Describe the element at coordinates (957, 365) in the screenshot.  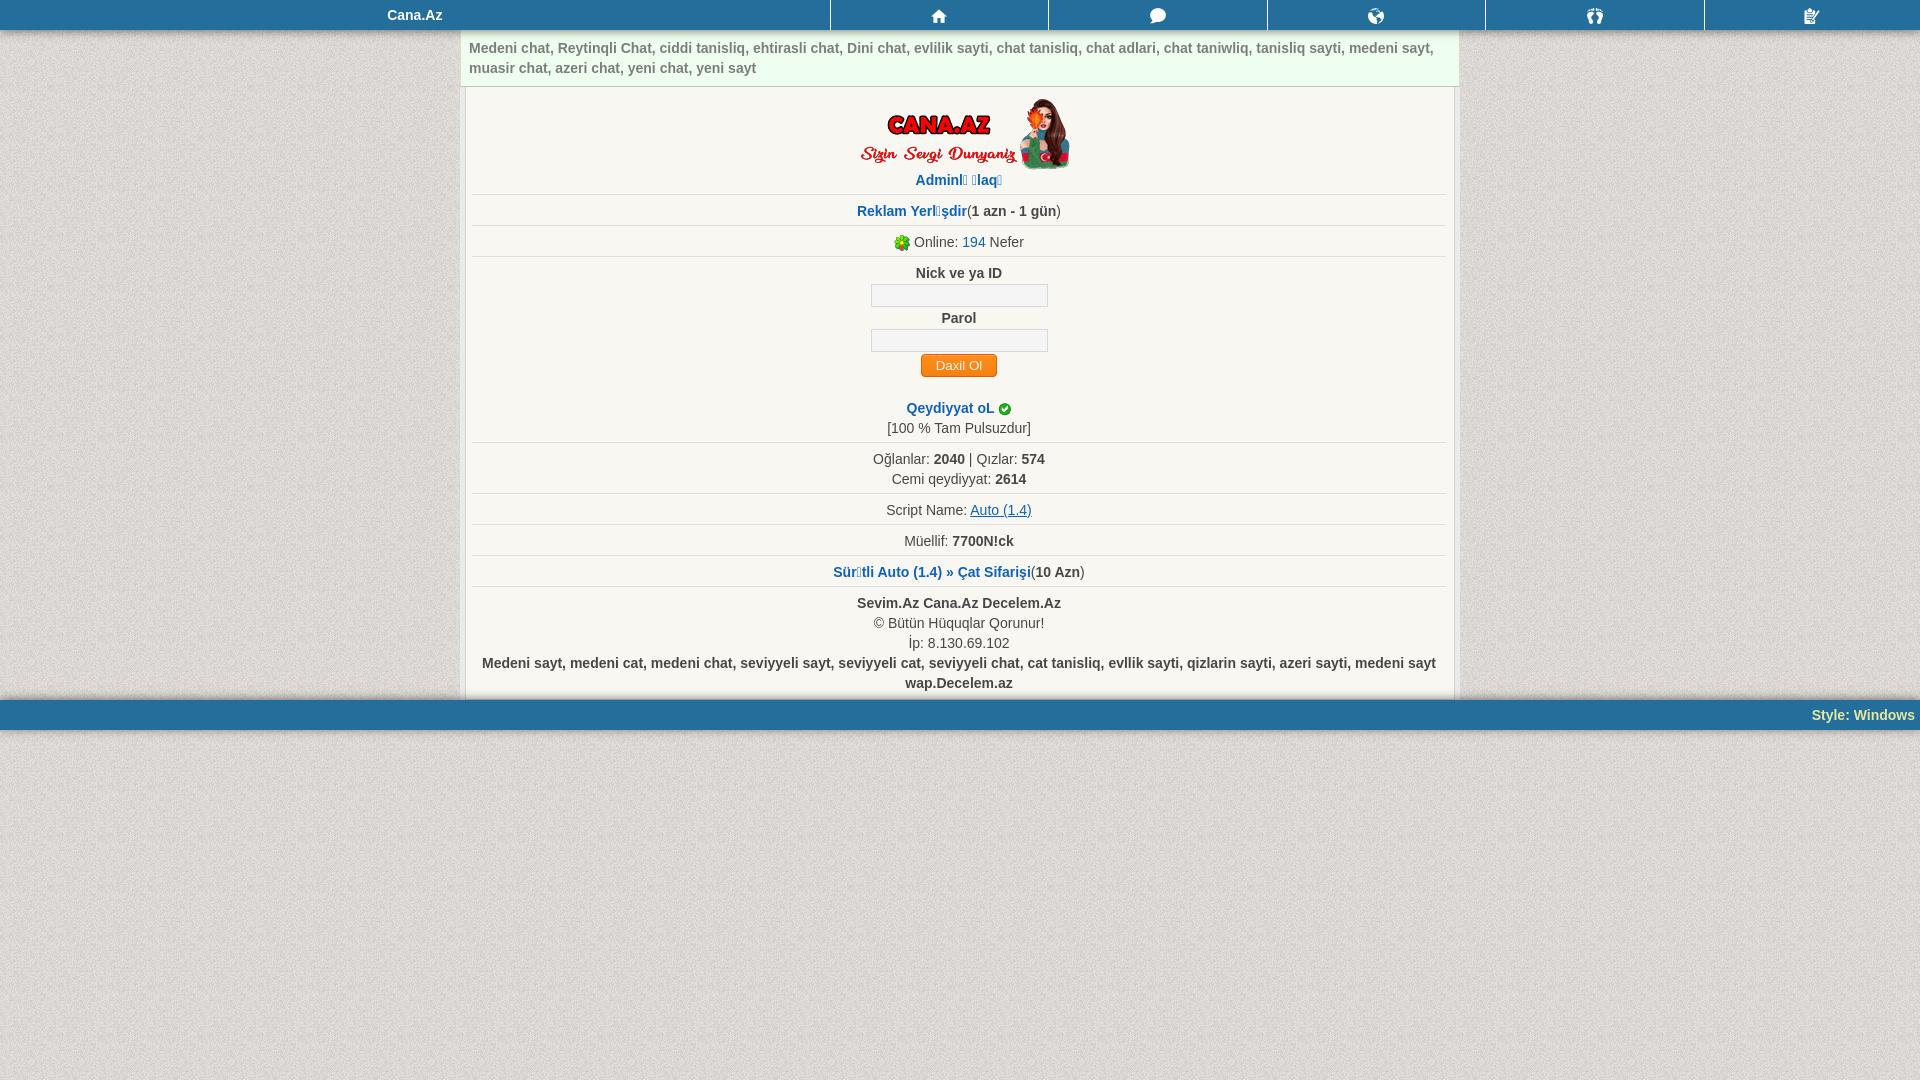
I see `'Daxil Ol'` at that location.